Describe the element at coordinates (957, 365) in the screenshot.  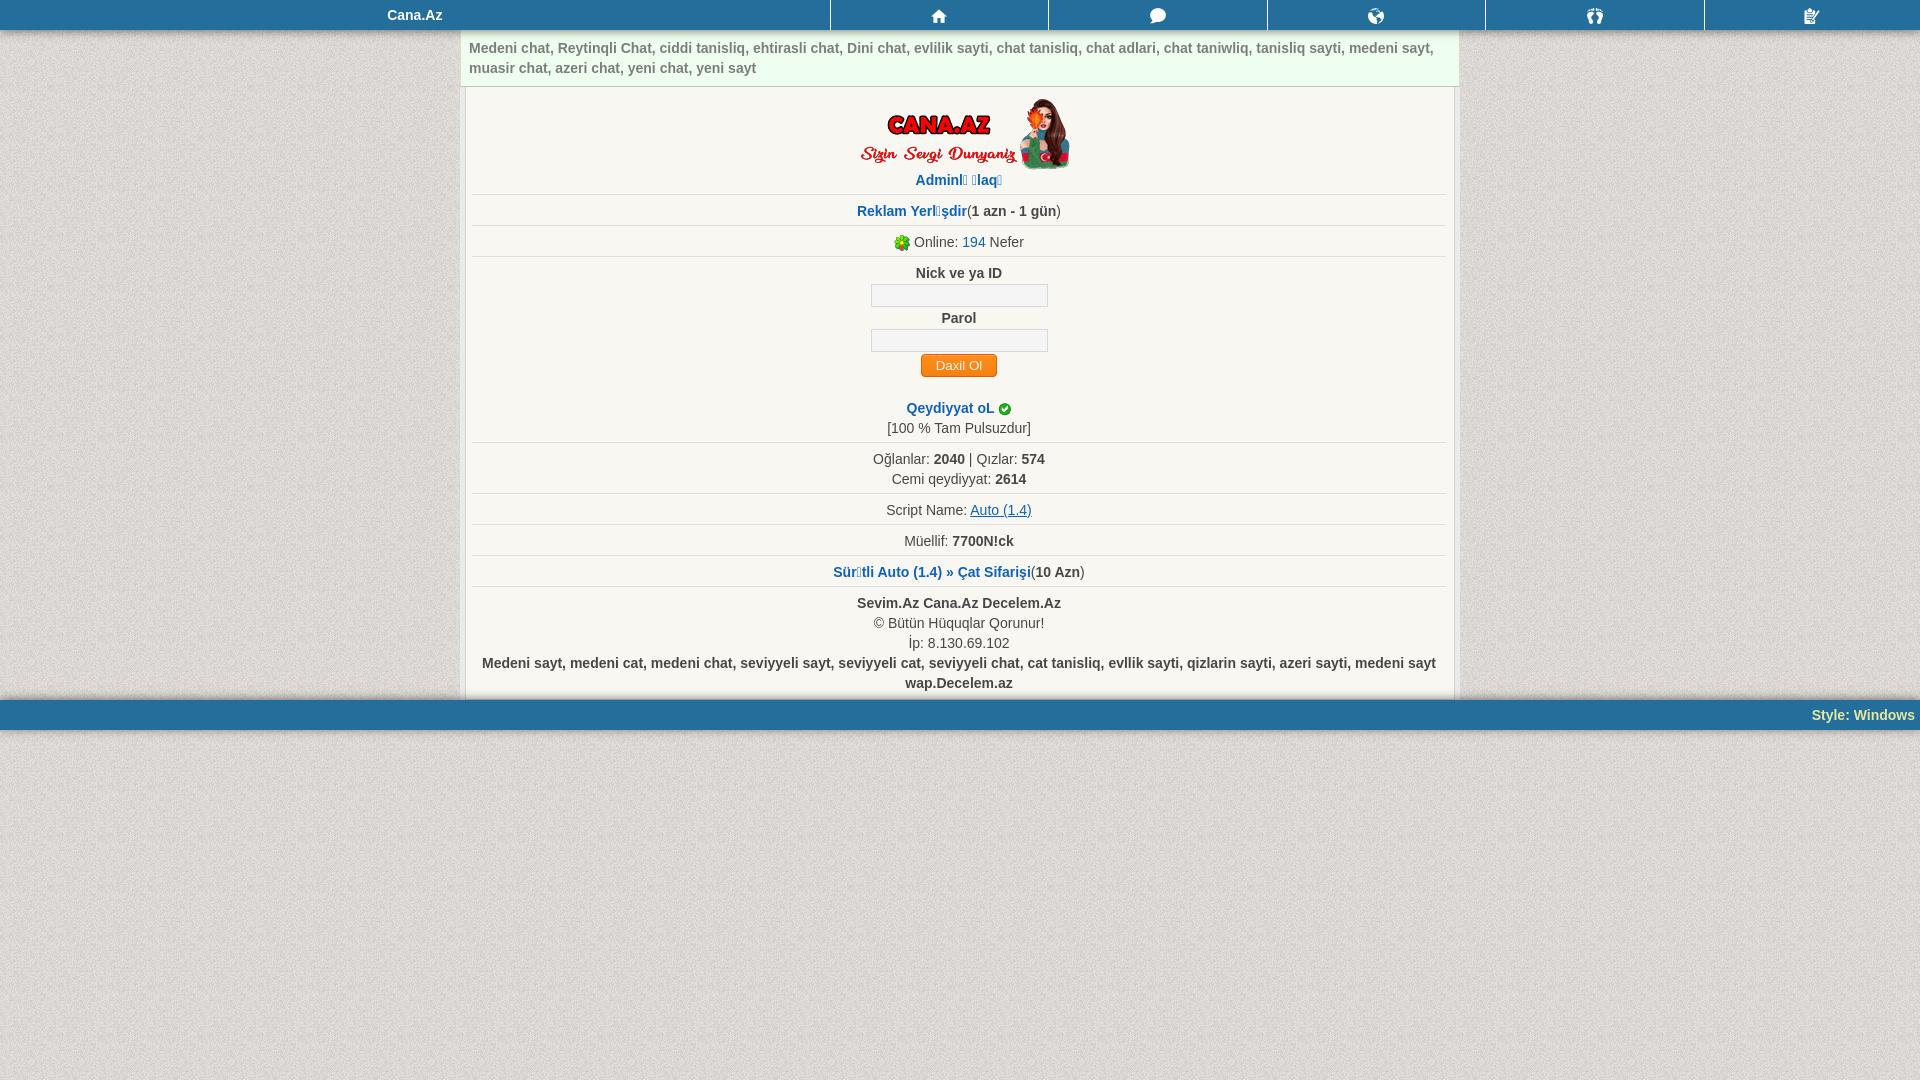
I see `'Daxil Ol'` at that location.